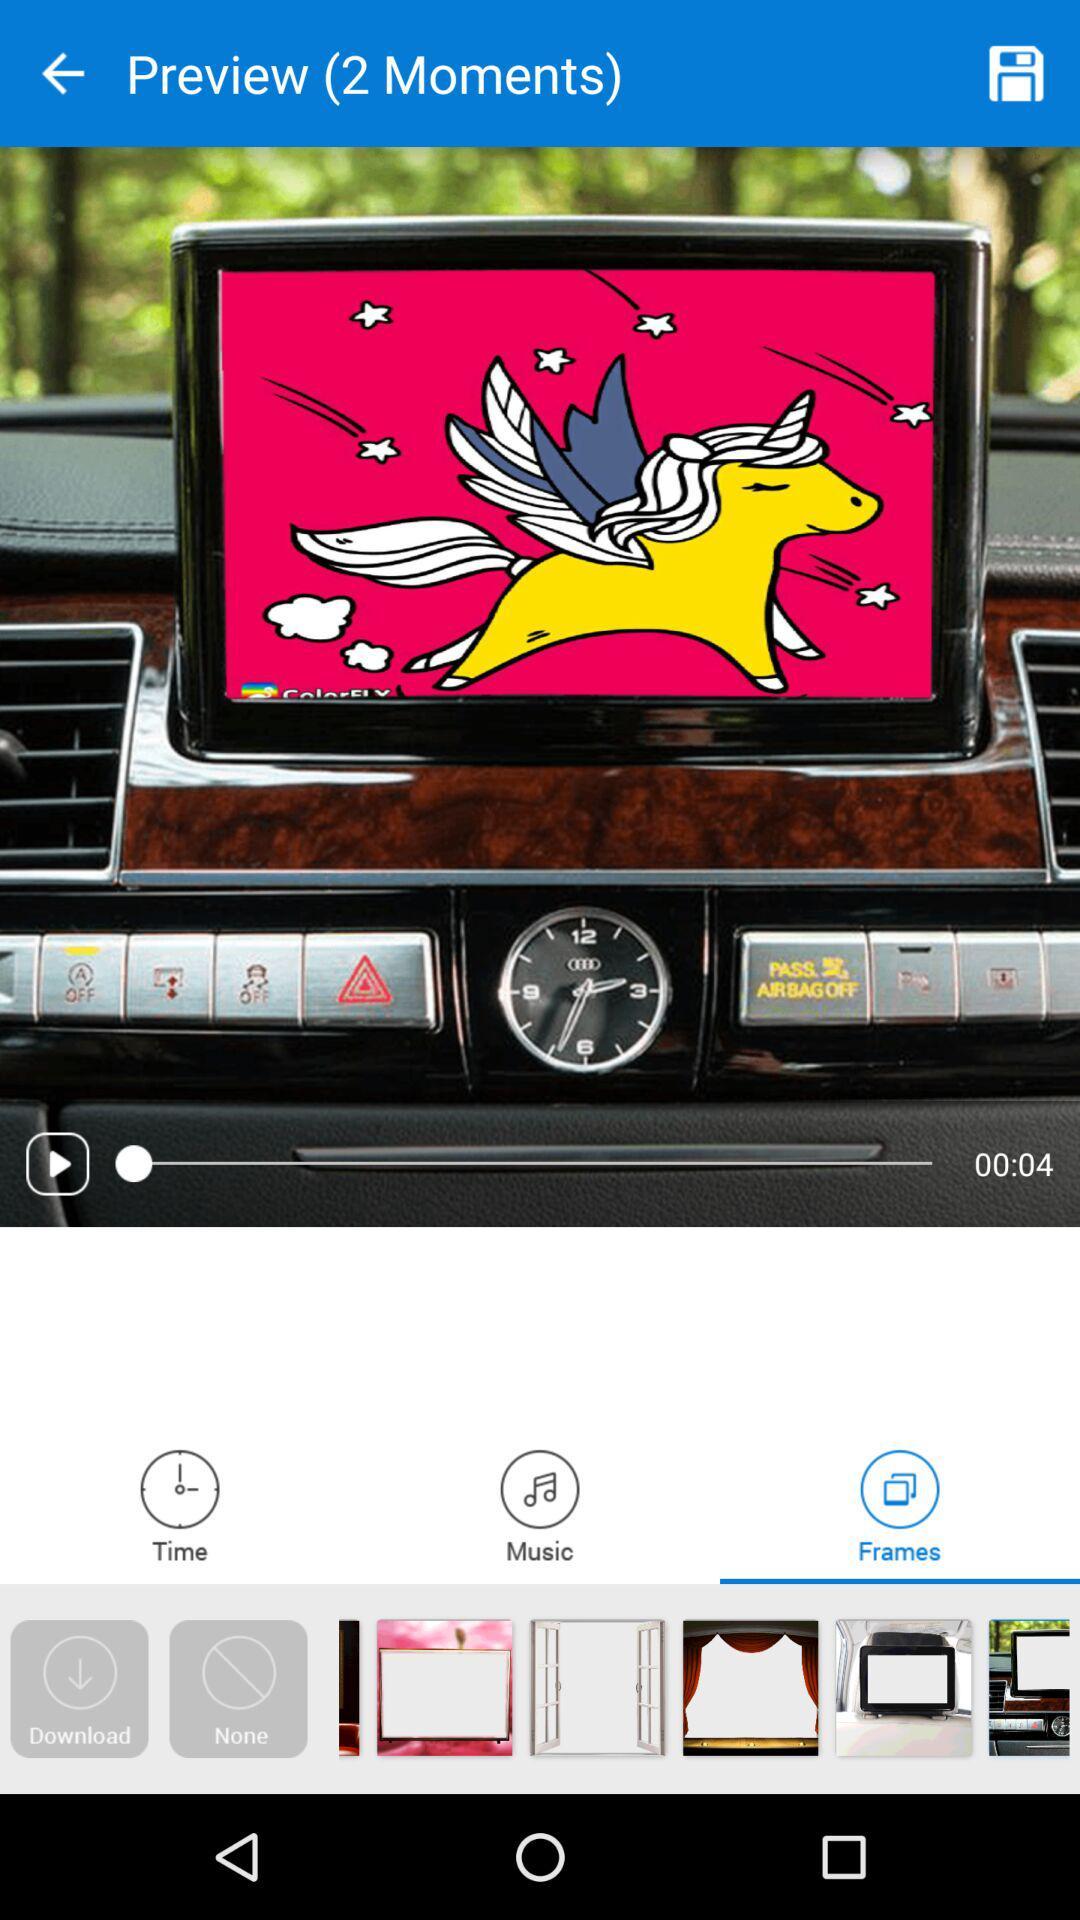 This screenshot has height=1920, width=1080. Describe the element at coordinates (78, 1688) in the screenshot. I see `download new frames` at that location.